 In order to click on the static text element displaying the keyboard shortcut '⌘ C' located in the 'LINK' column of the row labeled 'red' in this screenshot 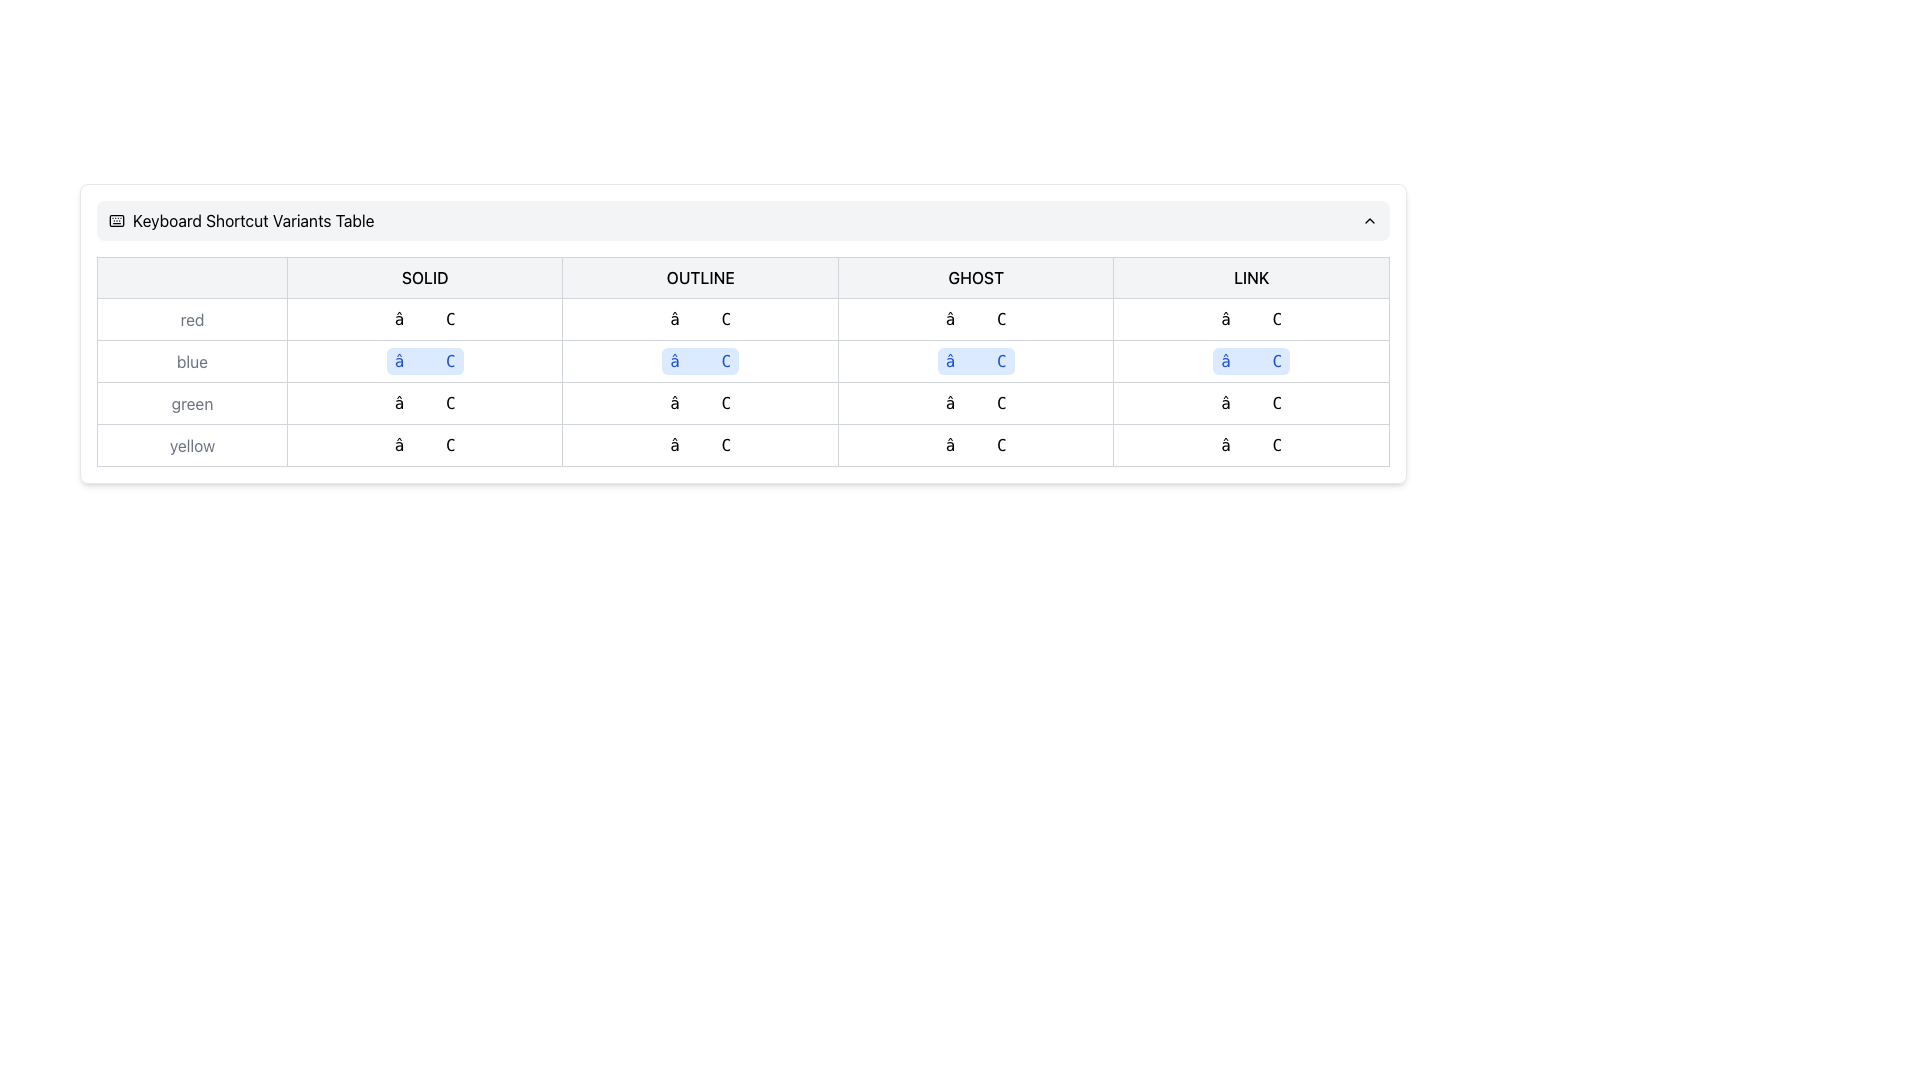, I will do `click(1250, 318)`.